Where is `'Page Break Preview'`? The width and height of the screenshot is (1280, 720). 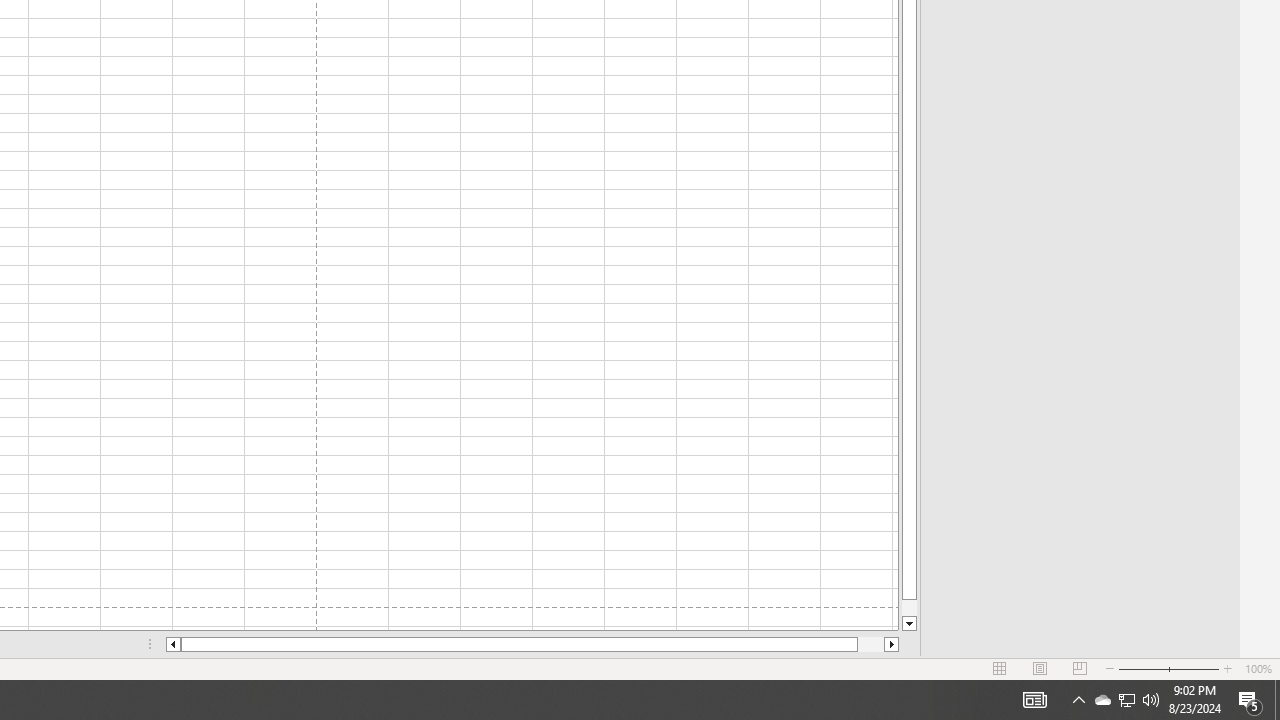
'Page Break Preview' is located at coordinates (1078, 669).